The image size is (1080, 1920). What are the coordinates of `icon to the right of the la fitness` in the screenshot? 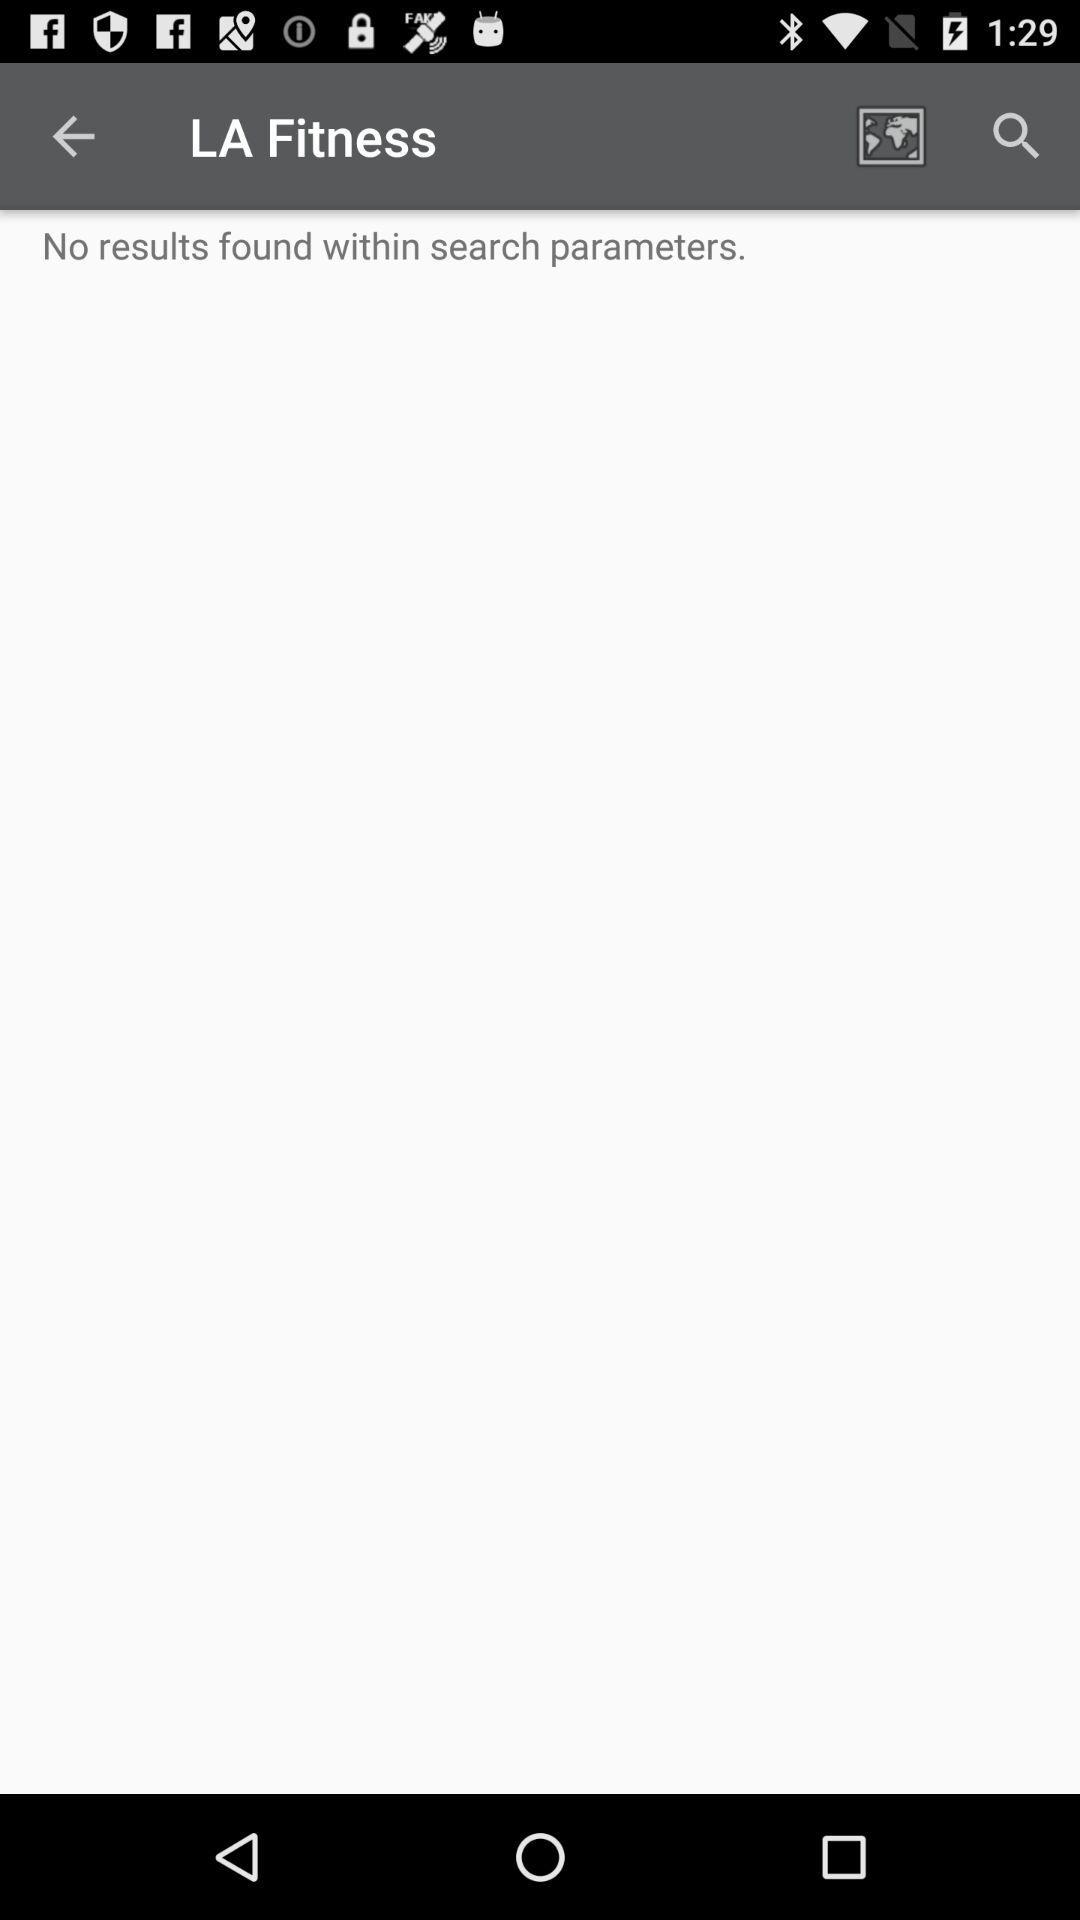 It's located at (890, 135).